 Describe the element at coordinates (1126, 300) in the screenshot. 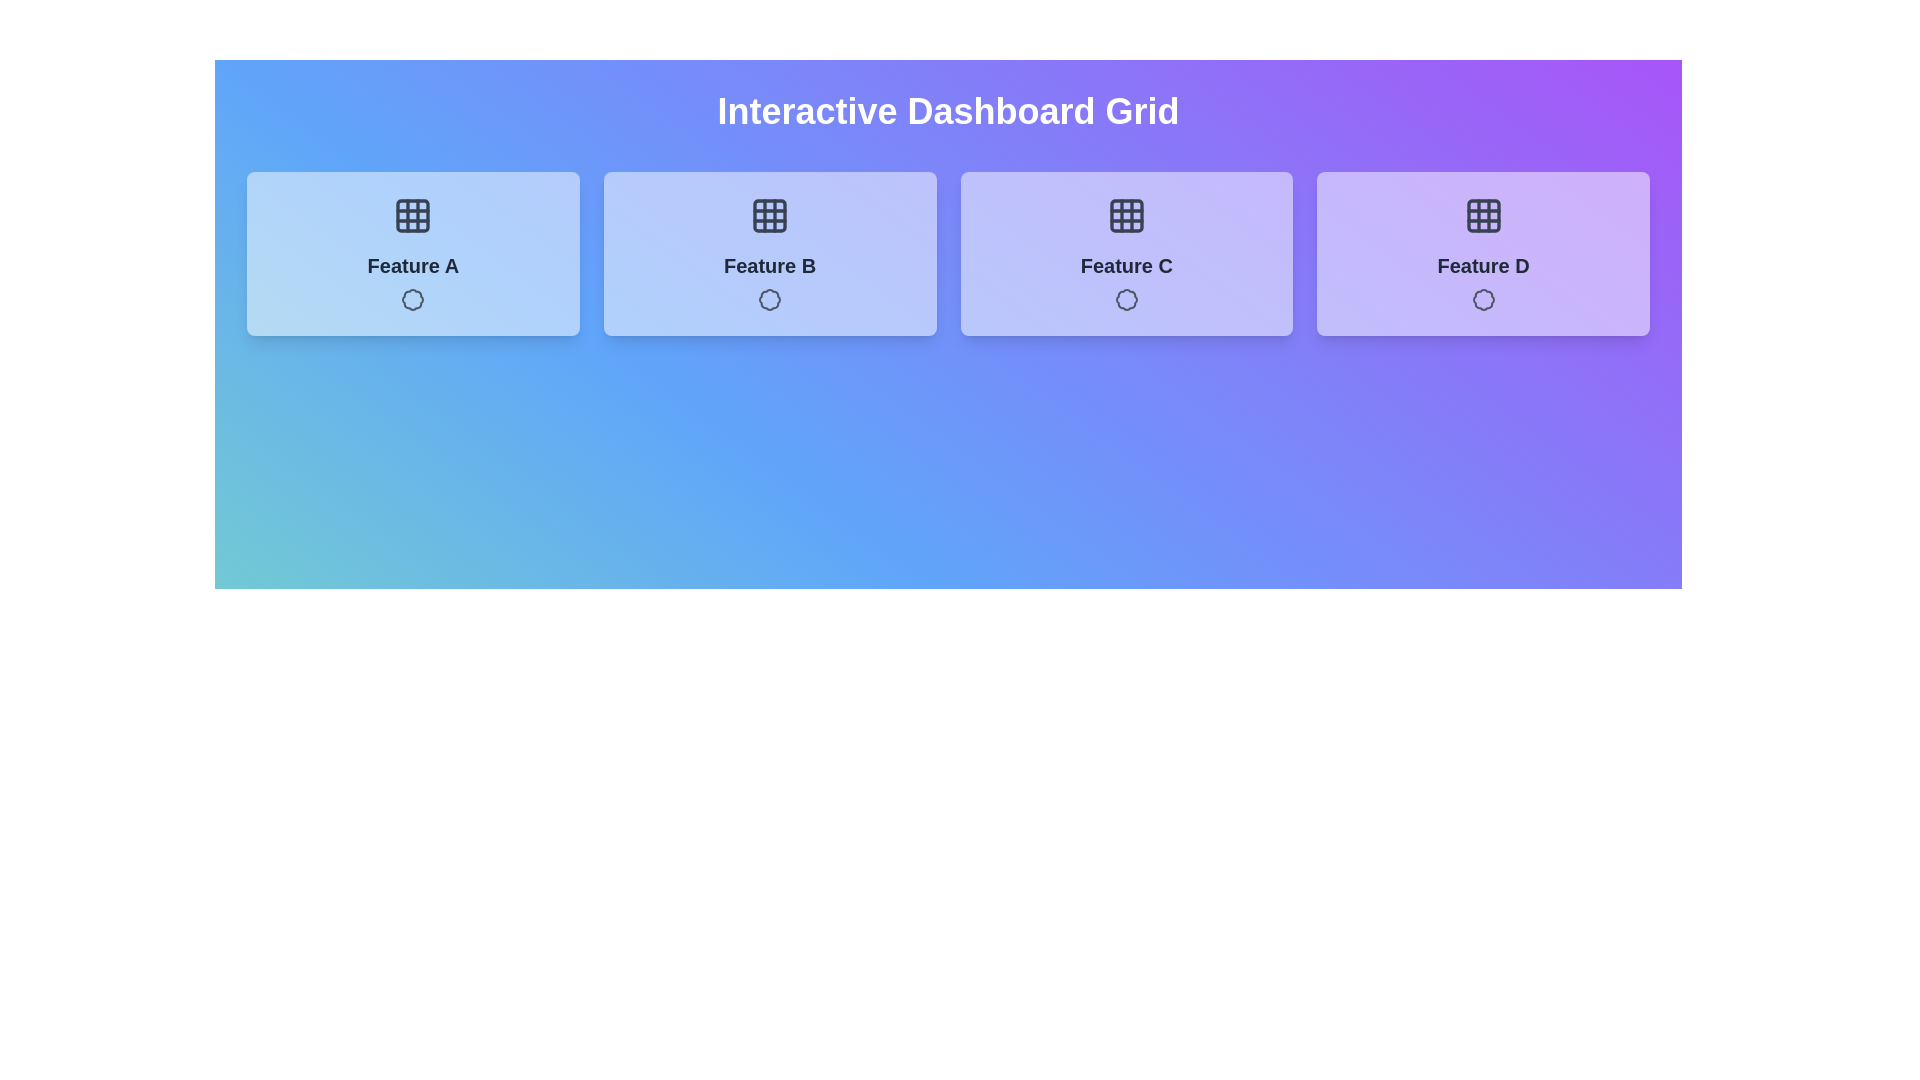

I see `the graphic icon that represents an action or state associated with 'Feature C' to interact with it` at that location.